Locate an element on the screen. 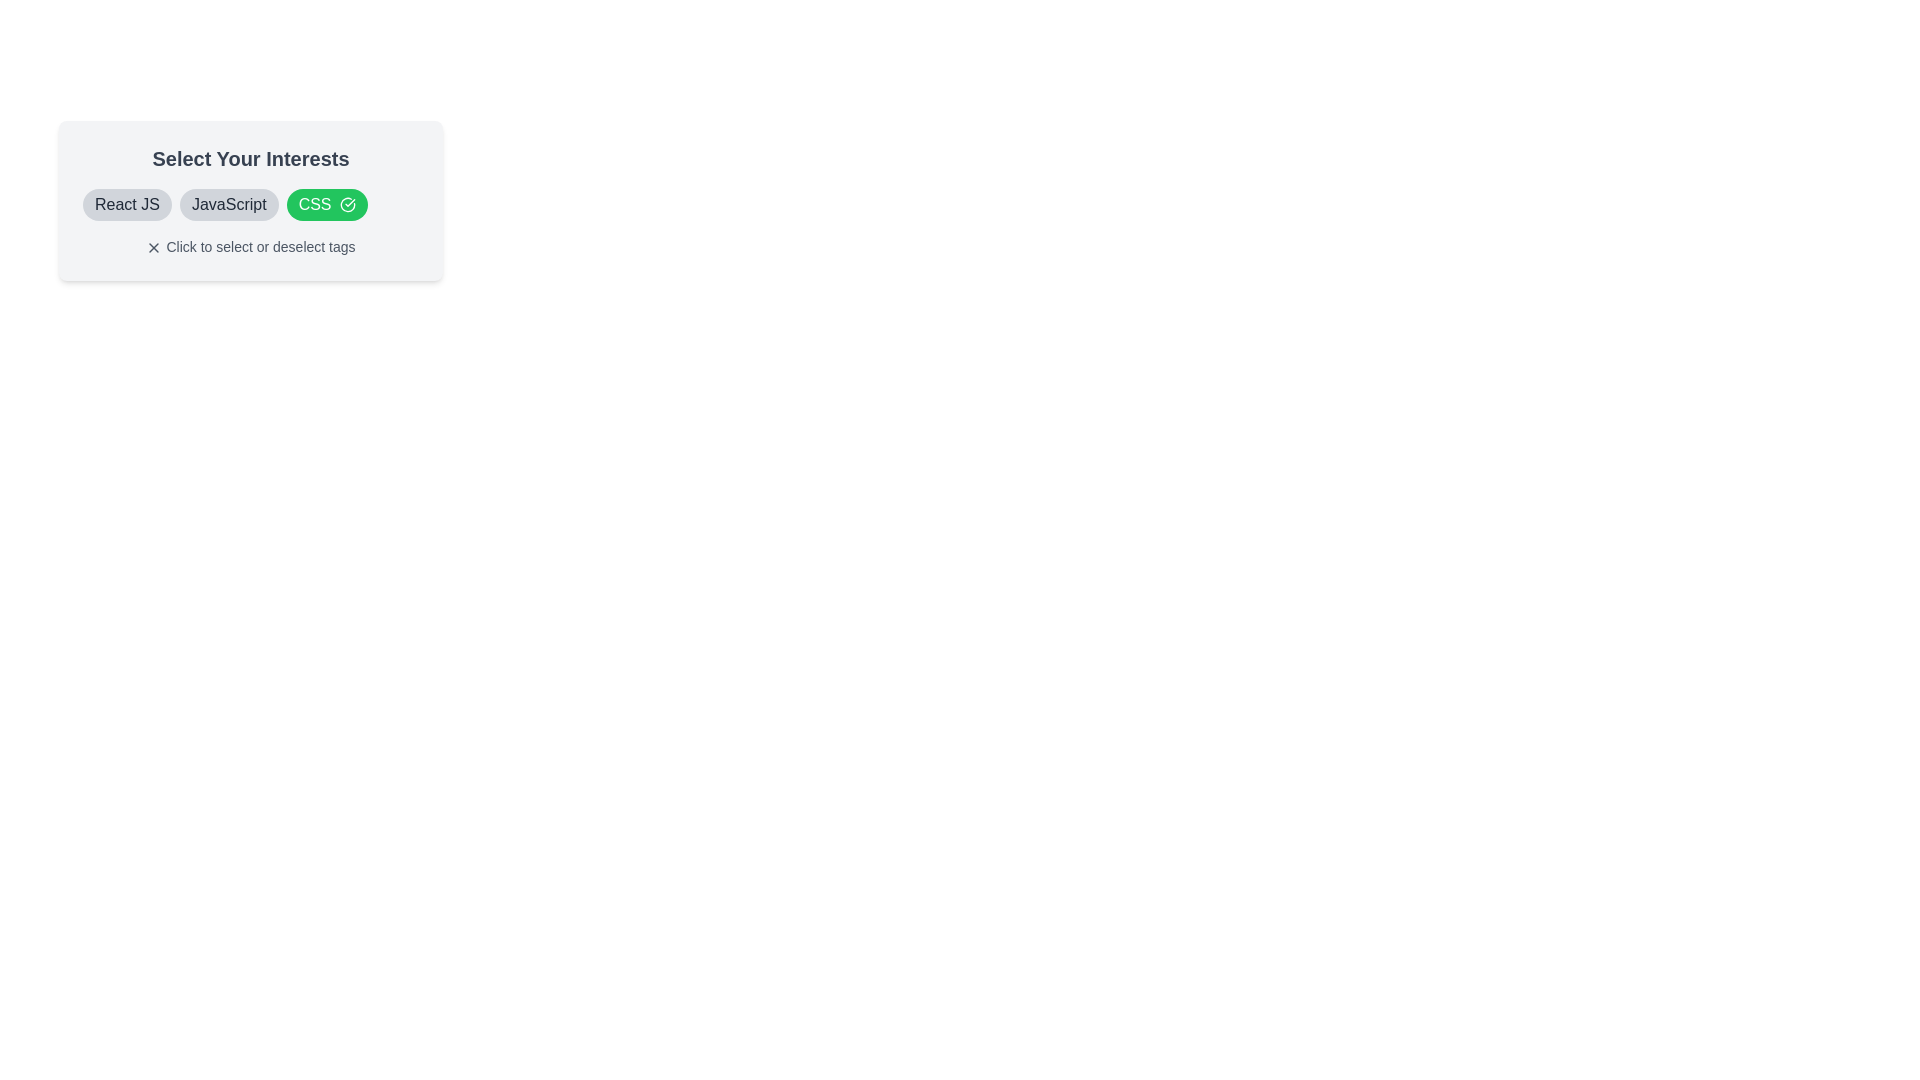 The height and width of the screenshot is (1080, 1920). the 'JavaScript' interest tag, which is the second item in a horizontal list of tags positioned between 'React JS' and 'CSS' is located at coordinates (229, 204).